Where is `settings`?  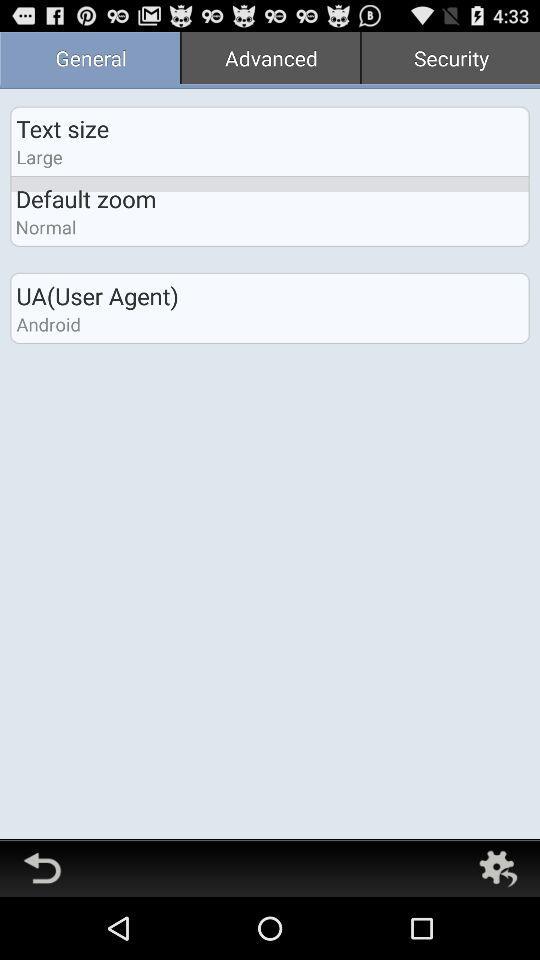
settings is located at coordinates (496, 867).